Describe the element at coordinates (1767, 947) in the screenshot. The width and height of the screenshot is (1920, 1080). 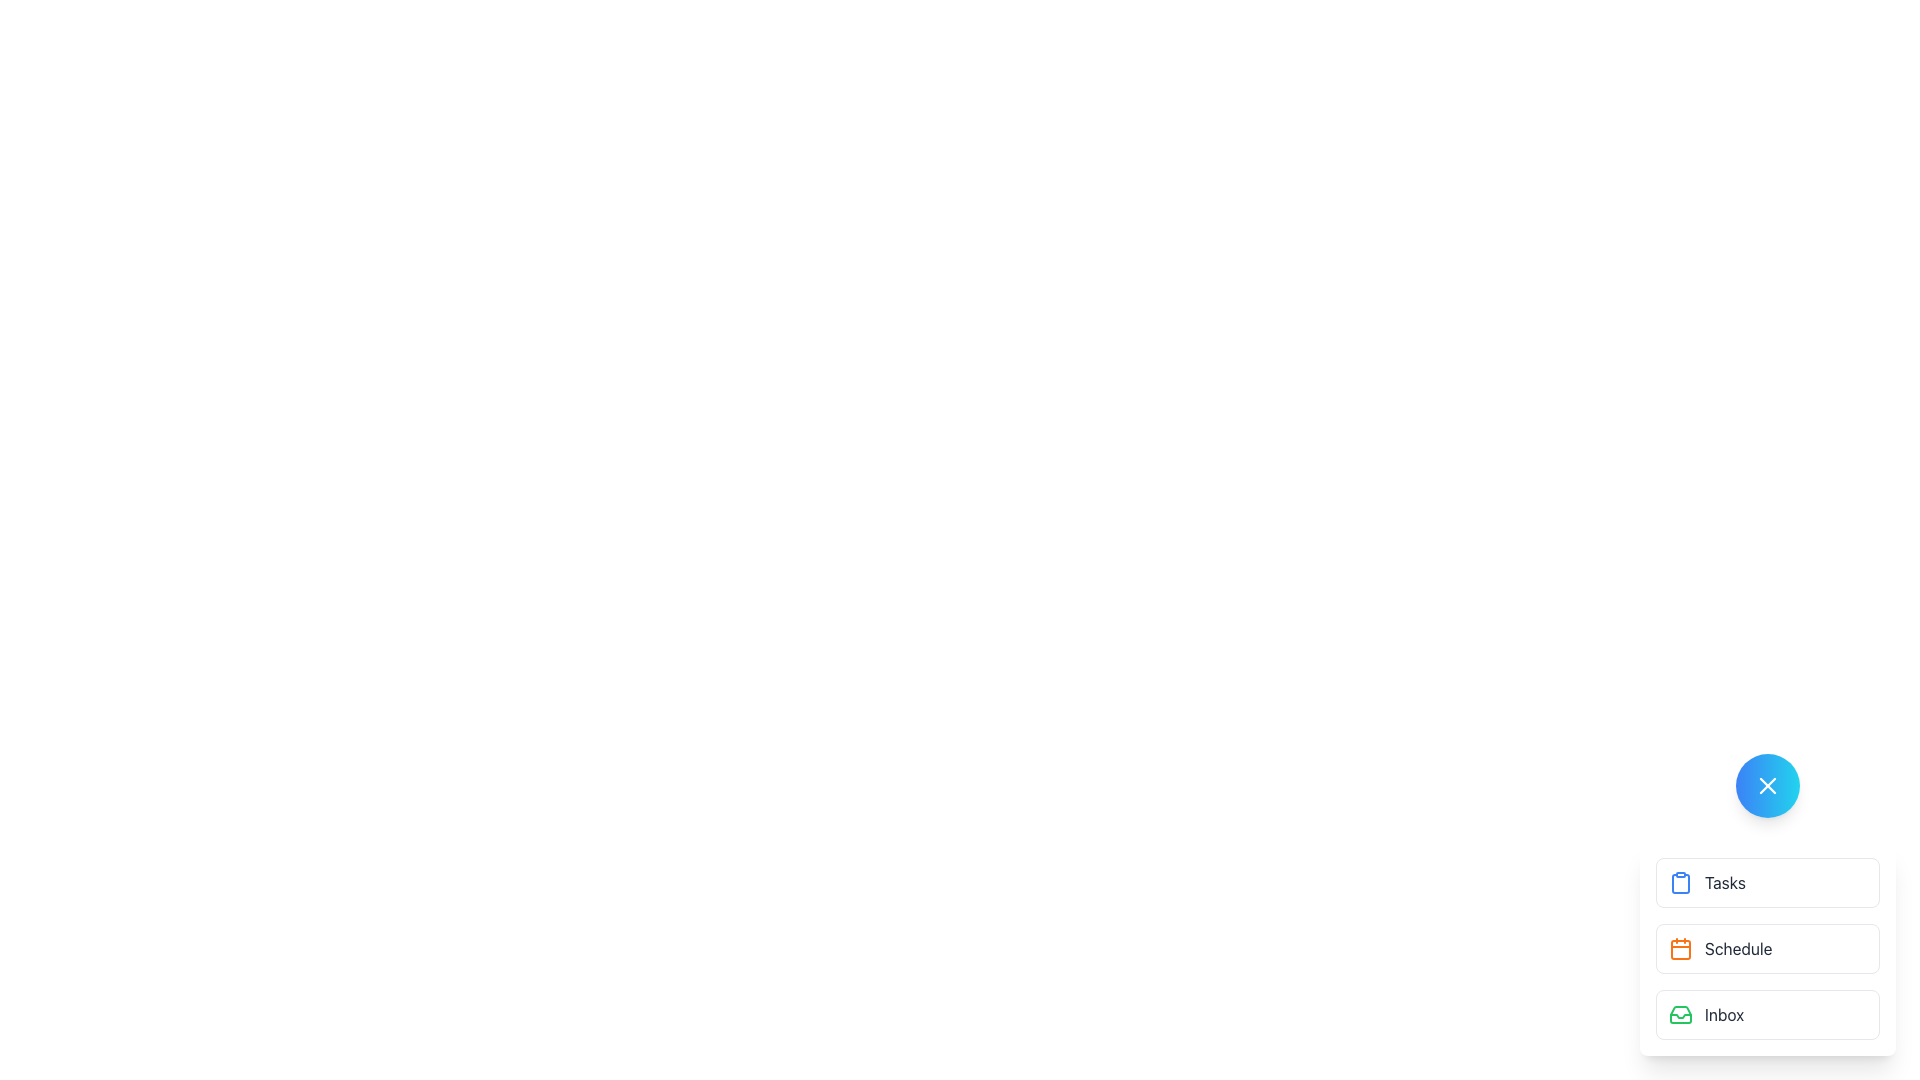
I see `the navigational button located below the 'Tasks' element and above the 'Inbox' element` at that location.